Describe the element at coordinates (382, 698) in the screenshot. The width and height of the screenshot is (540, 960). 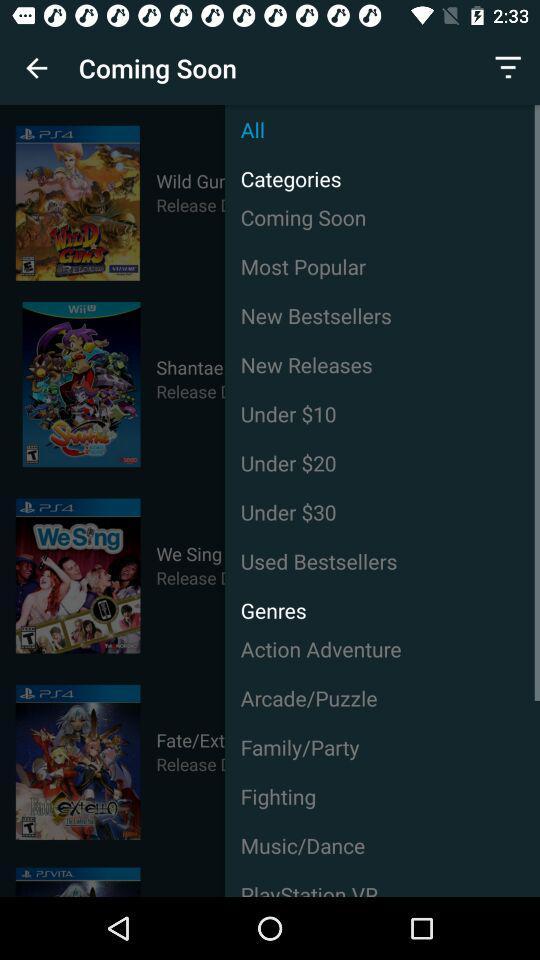
I see `arcade/puzzle icon` at that location.